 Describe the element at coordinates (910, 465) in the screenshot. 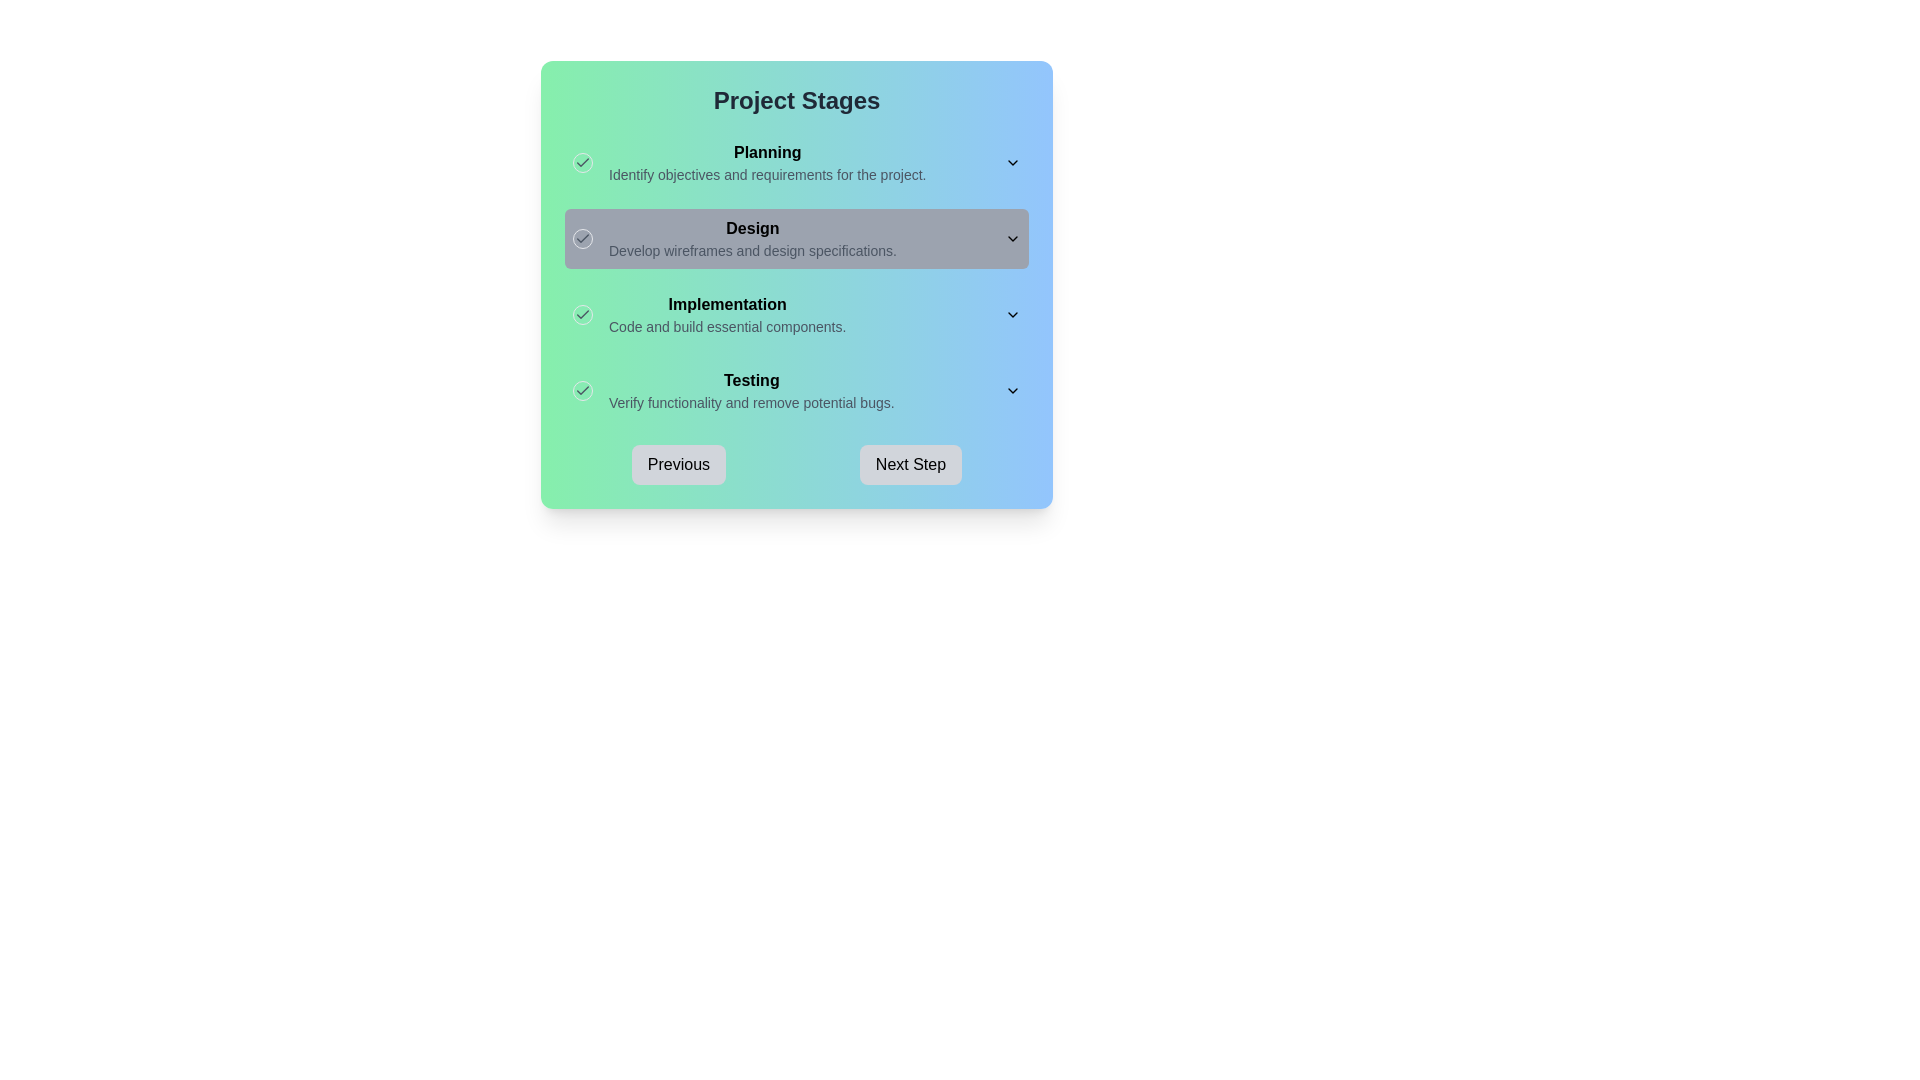

I see `the 'Next Step' button, which is a gray rectangular button with rounded corners located at the bottom right of the dialog box, to advance to the next stage` at that location.